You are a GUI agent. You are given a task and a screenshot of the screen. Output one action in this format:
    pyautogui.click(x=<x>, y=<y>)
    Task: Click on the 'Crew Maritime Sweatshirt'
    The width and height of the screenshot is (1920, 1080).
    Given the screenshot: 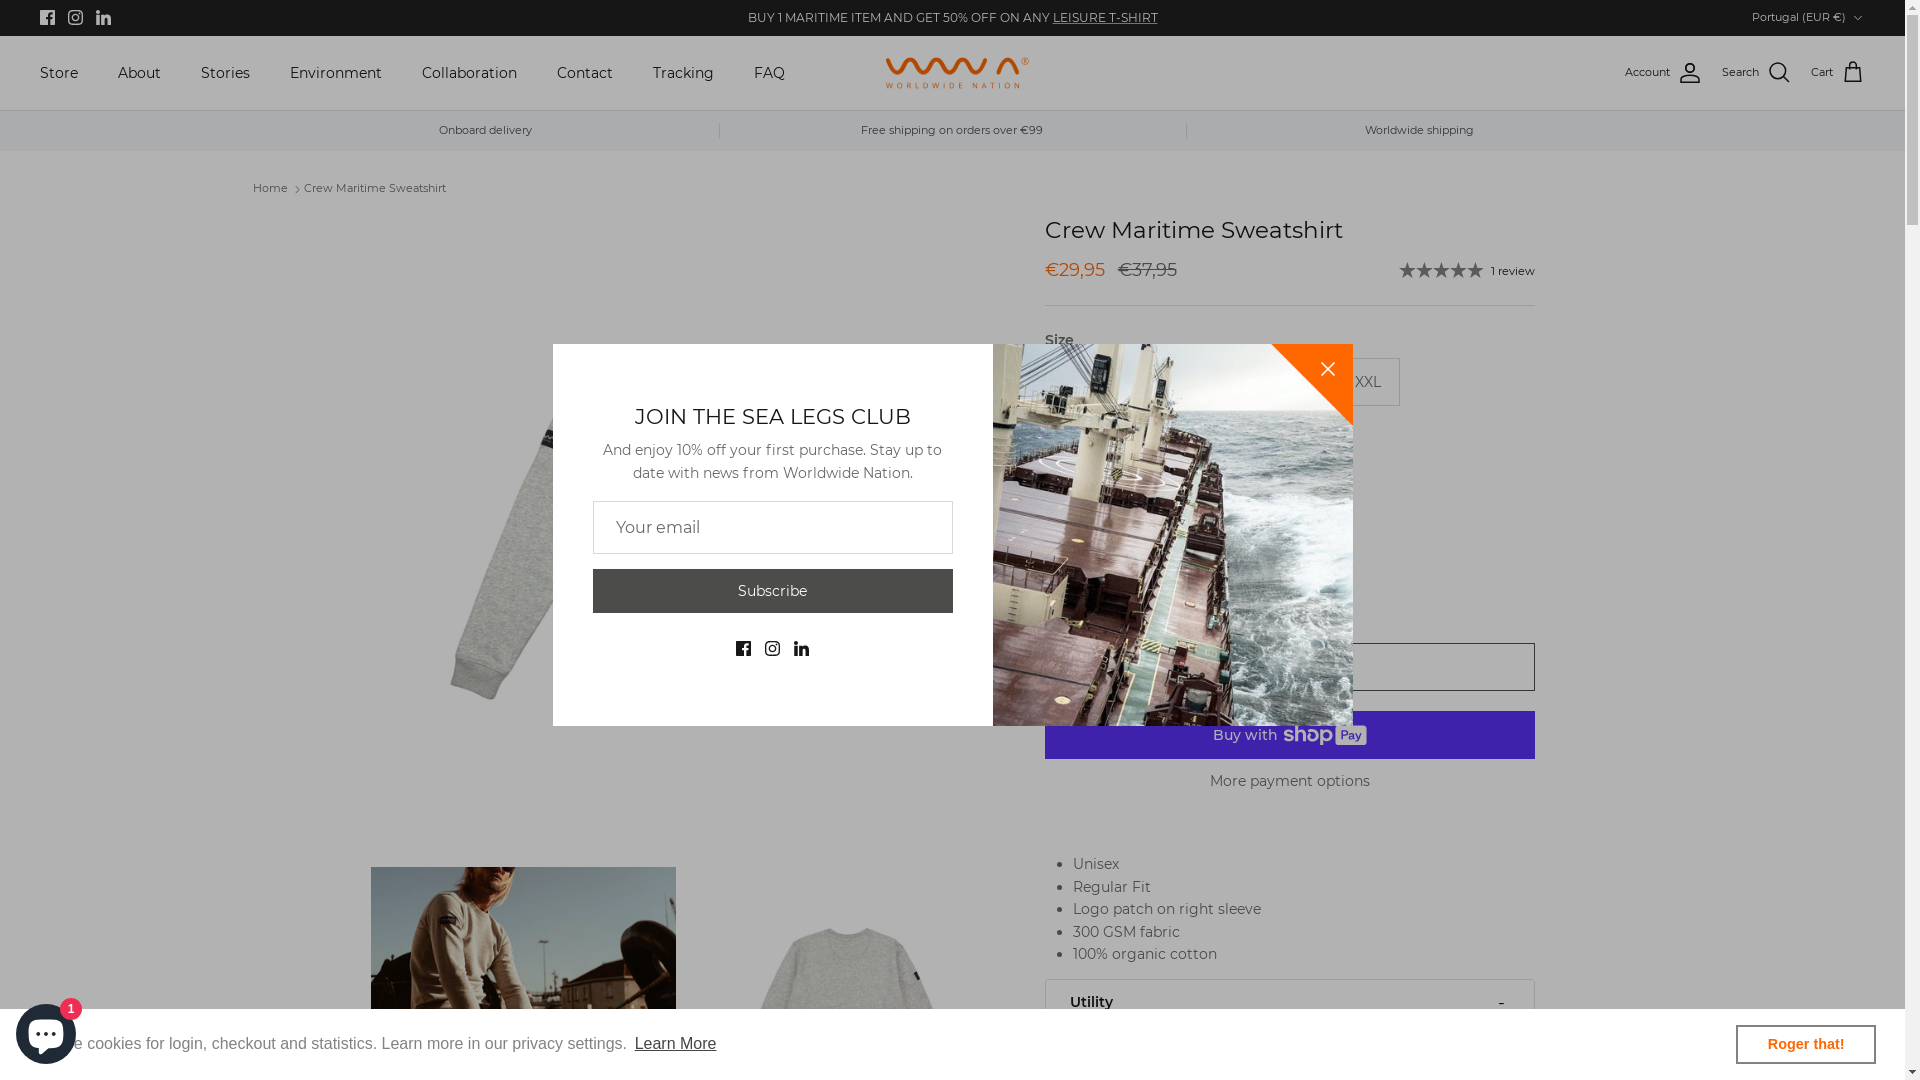 What is the action you would take?
    pyautogui.click(x=374, y=188)
    